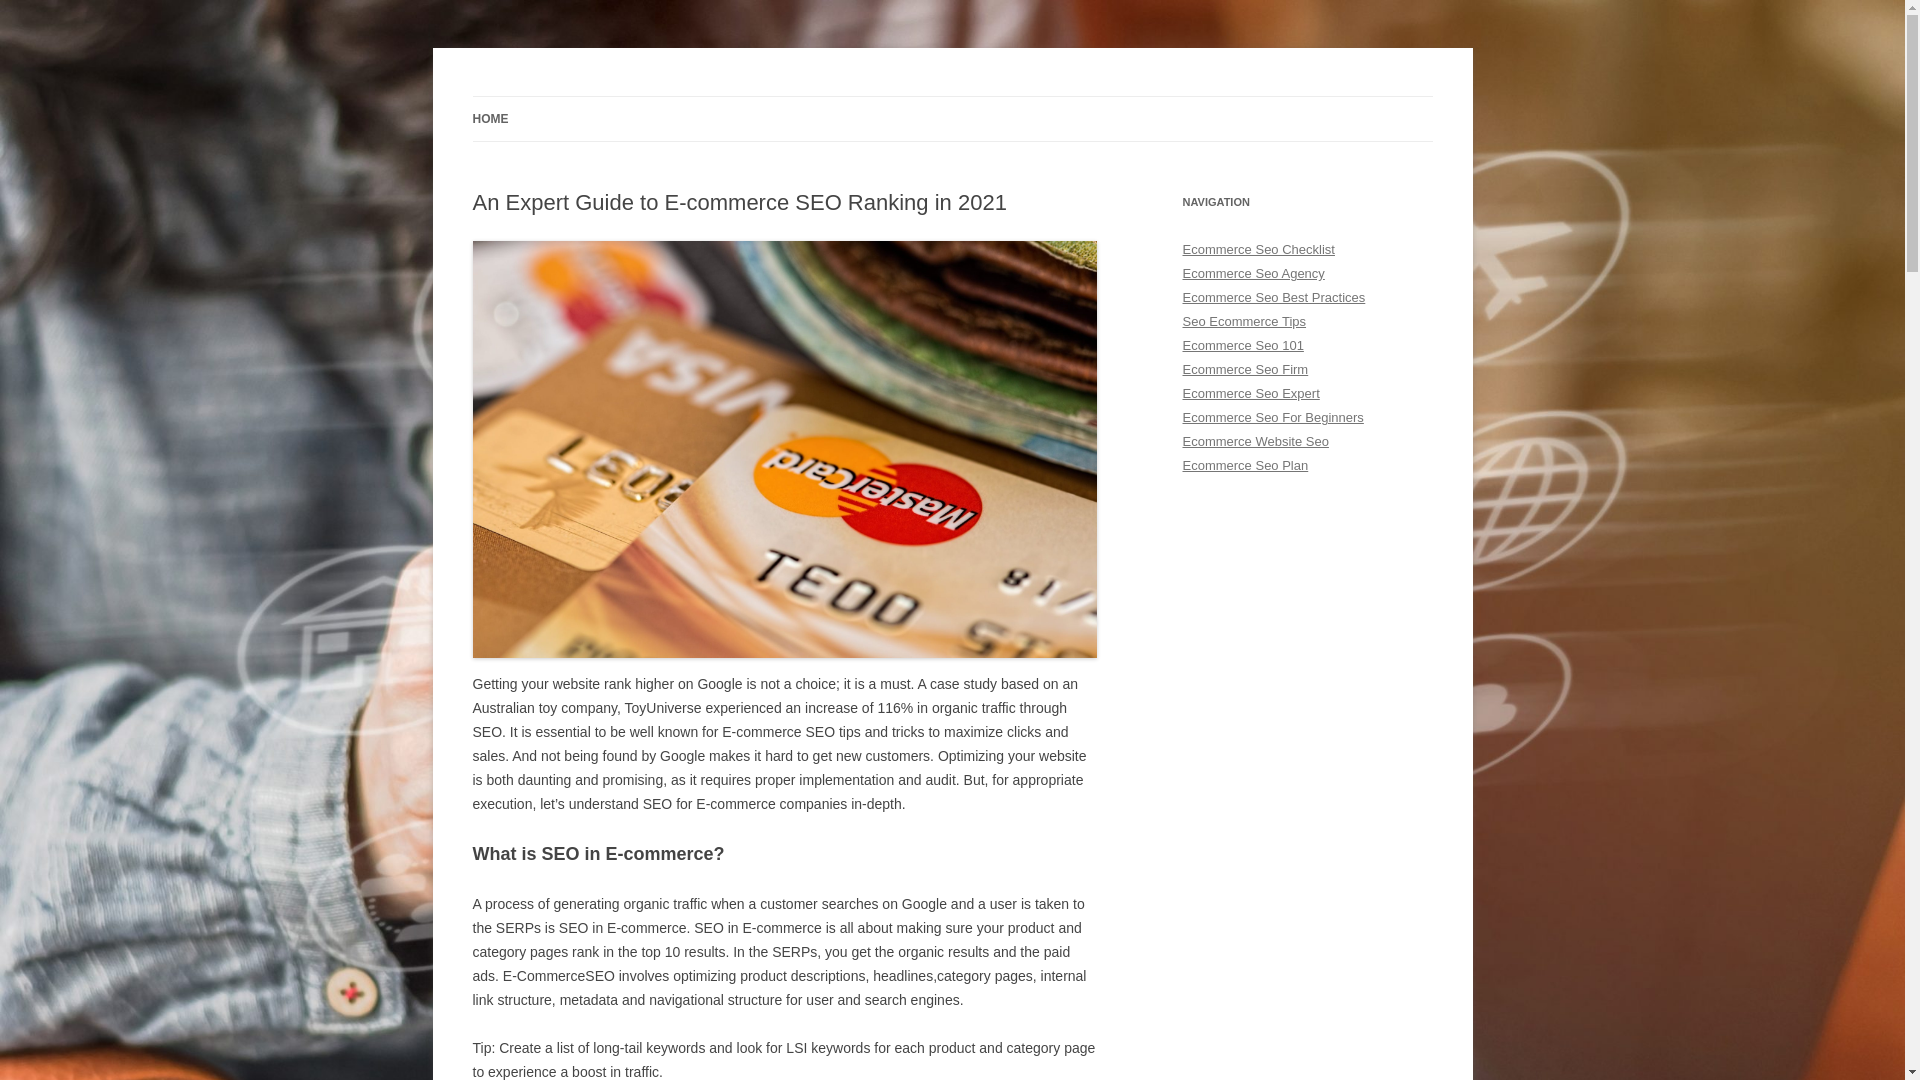  What do you see at coordinates (470, 119) in the screenshot?
I see `'HOME'` at bounding box center [470, 119].